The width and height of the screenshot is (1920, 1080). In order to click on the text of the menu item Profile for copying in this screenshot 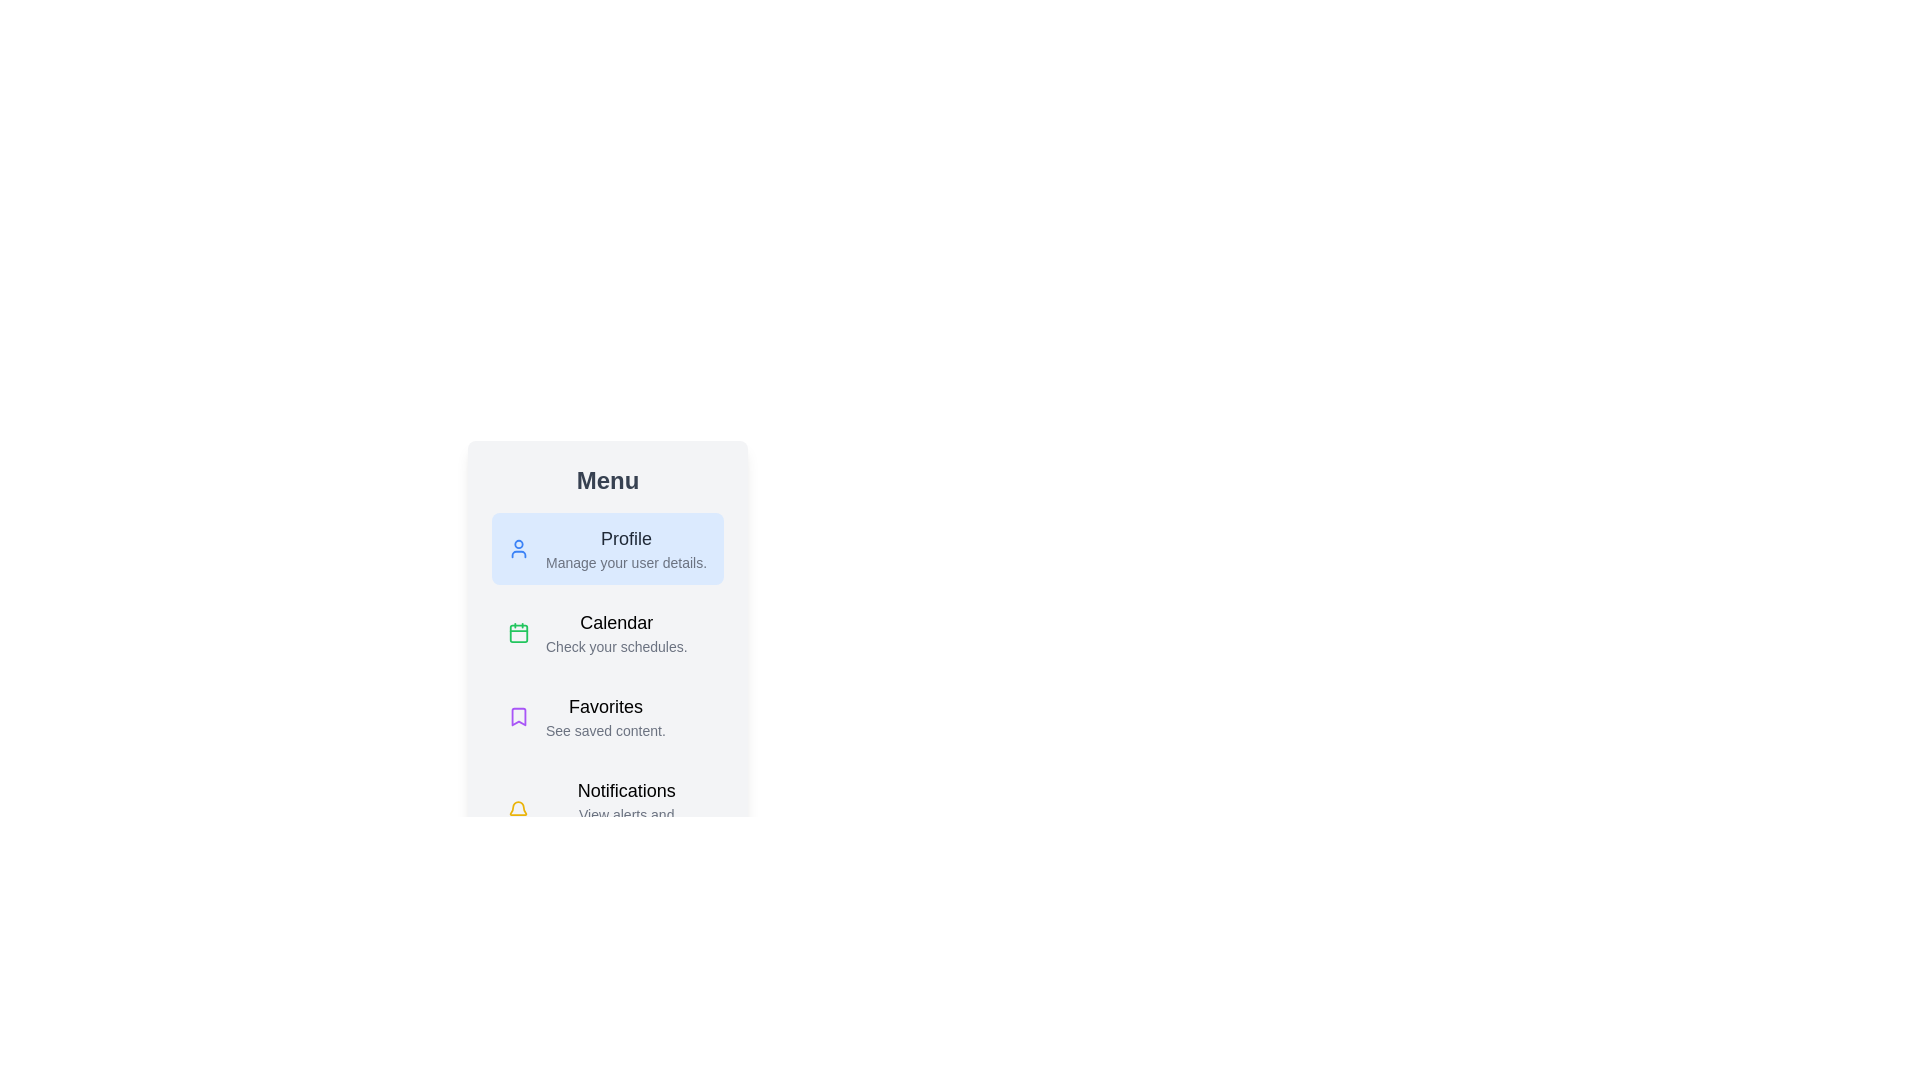, I will do `click(607, 548)`.